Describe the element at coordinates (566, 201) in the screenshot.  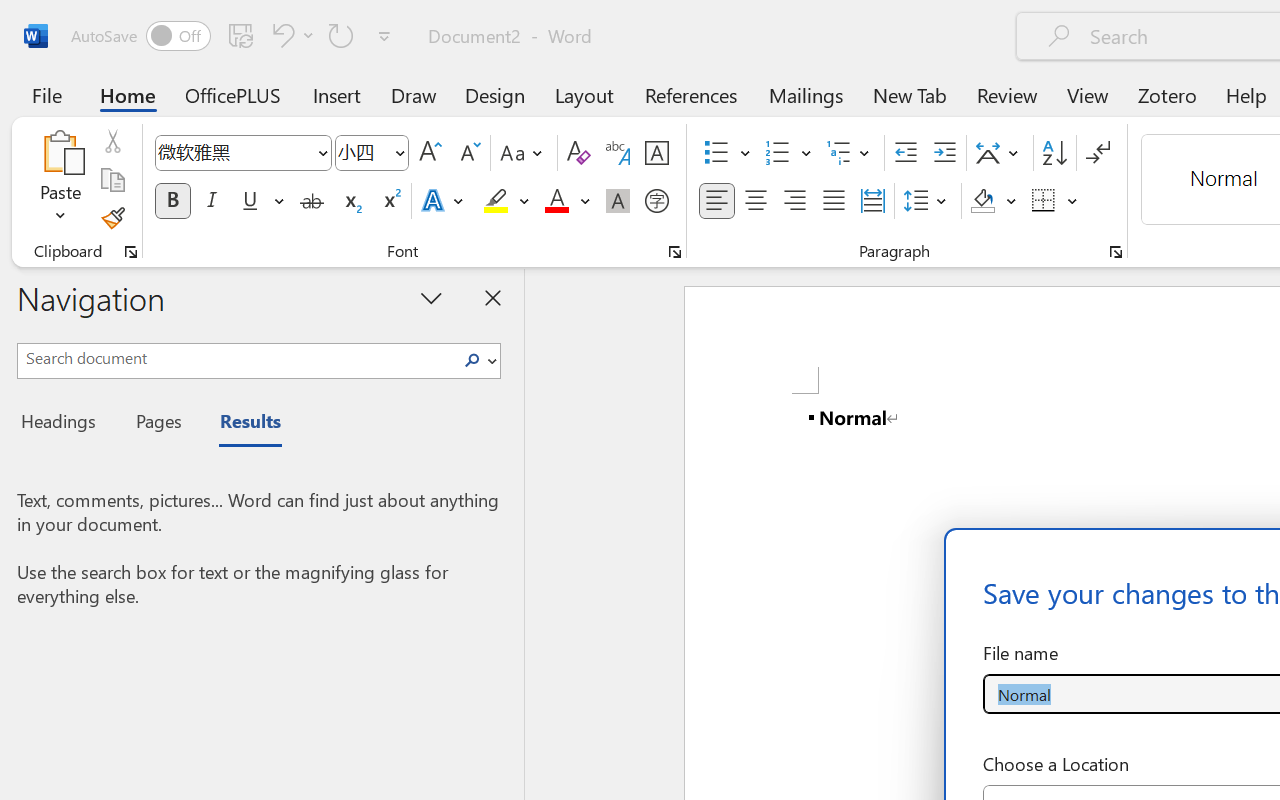
I see `'Font Color'` at that location.